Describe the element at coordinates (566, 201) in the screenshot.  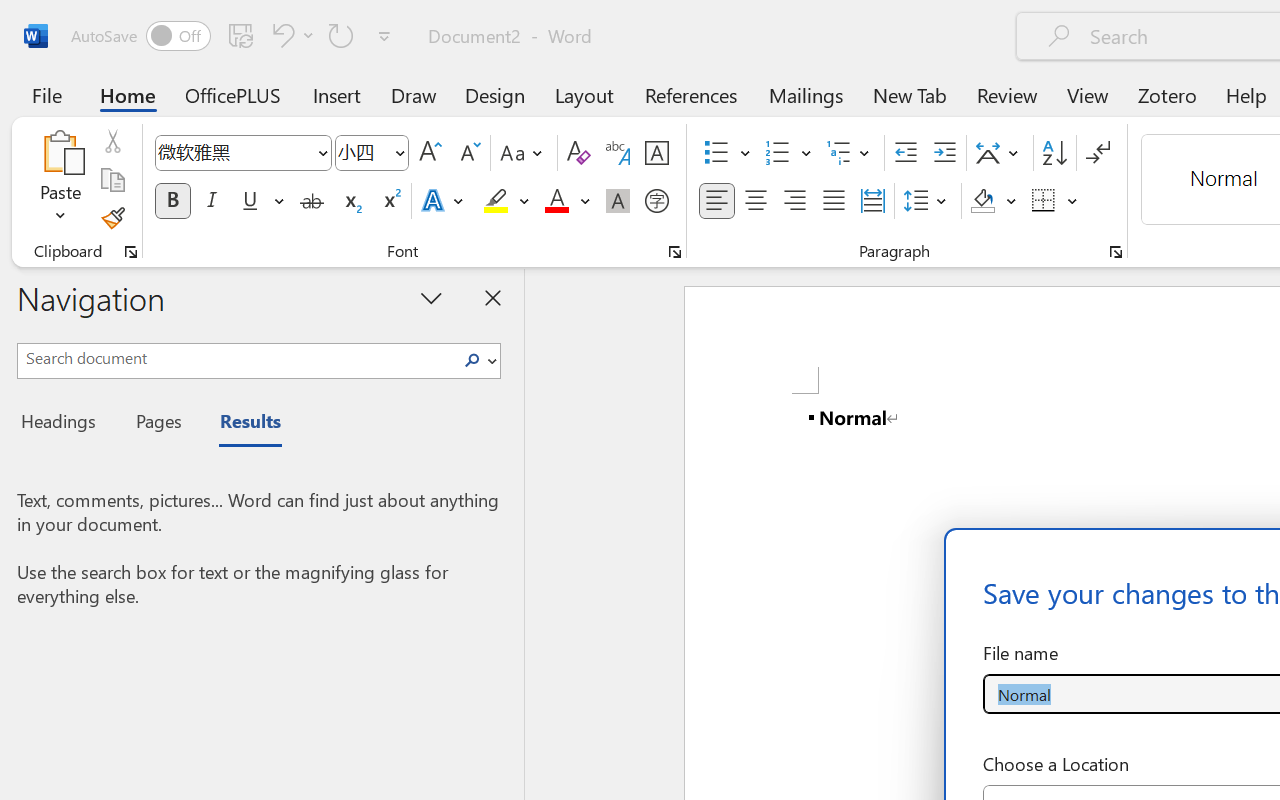
I see `'Font Color'` at that location.